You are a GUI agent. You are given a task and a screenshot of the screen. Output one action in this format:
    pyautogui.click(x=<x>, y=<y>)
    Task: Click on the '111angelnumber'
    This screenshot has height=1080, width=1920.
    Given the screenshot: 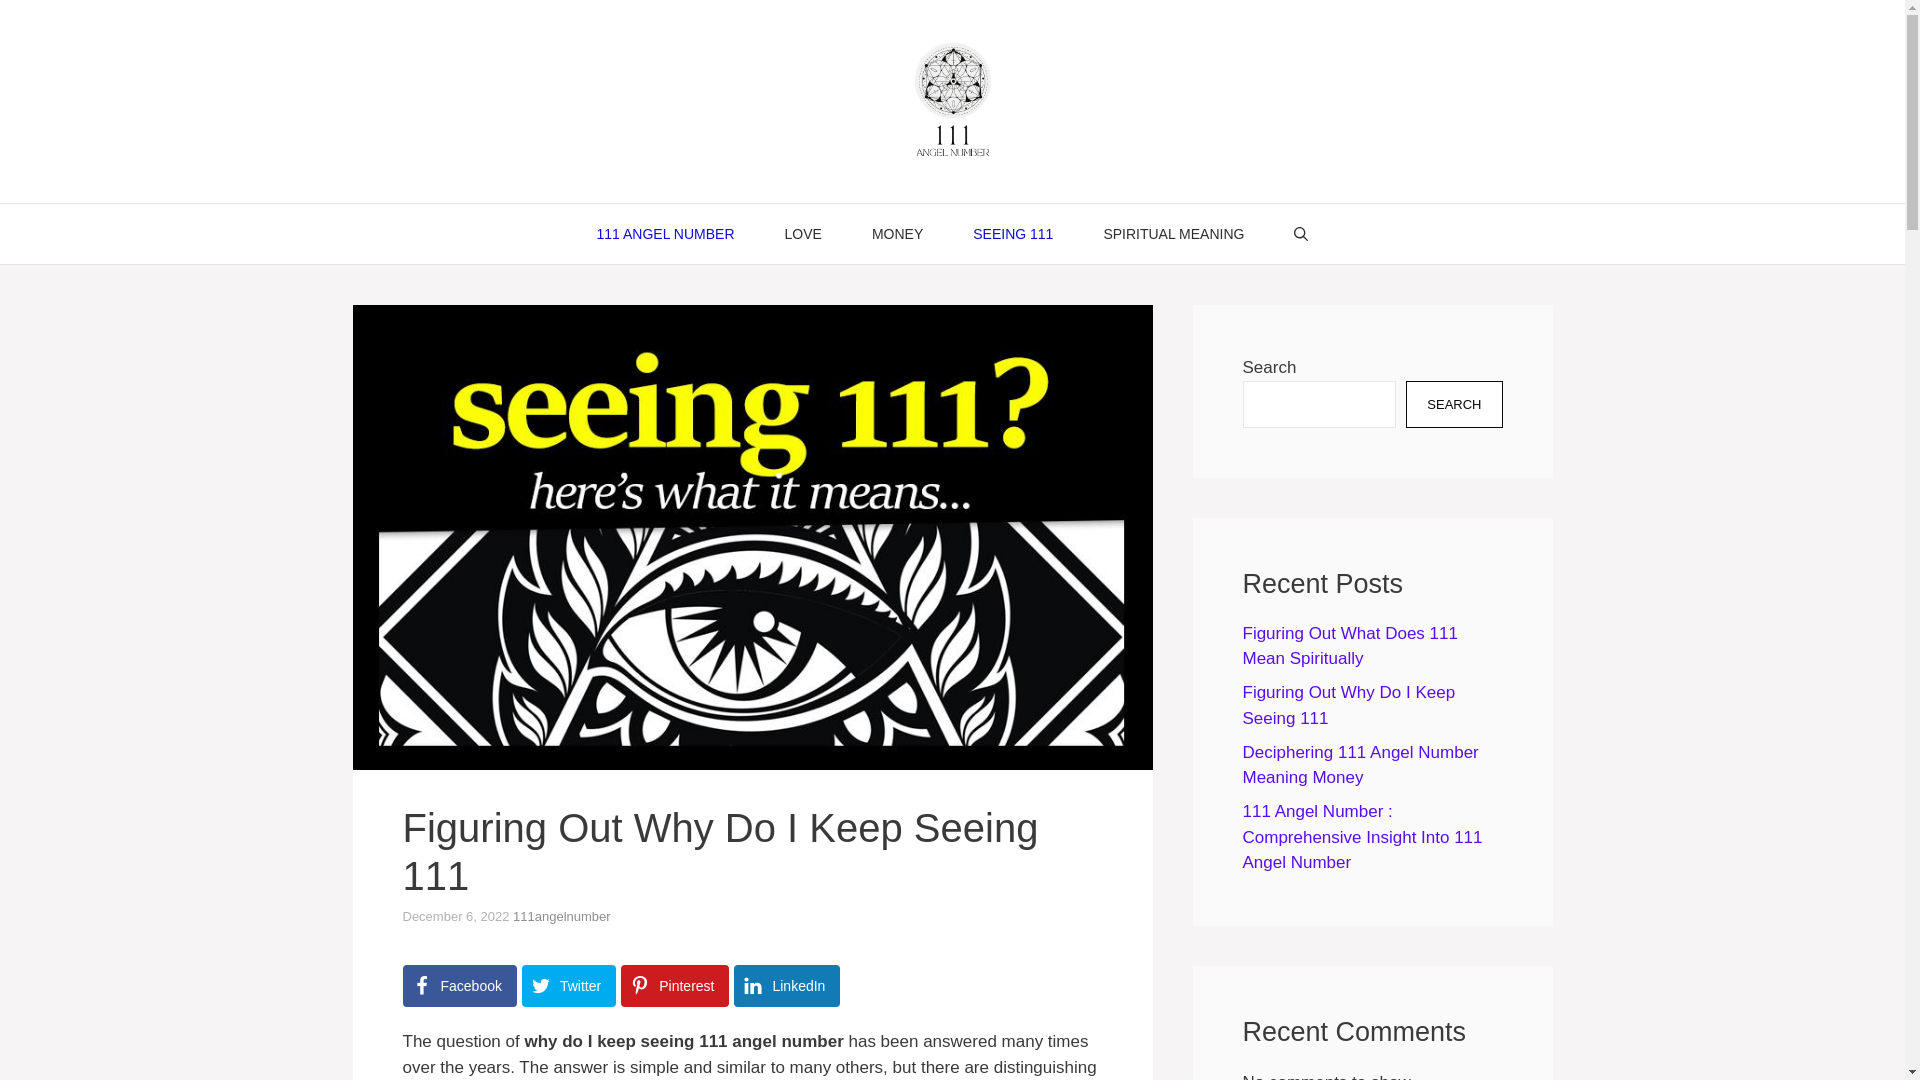 What is the action you would take?
    pyautogui.click(x=560, y=916)
    